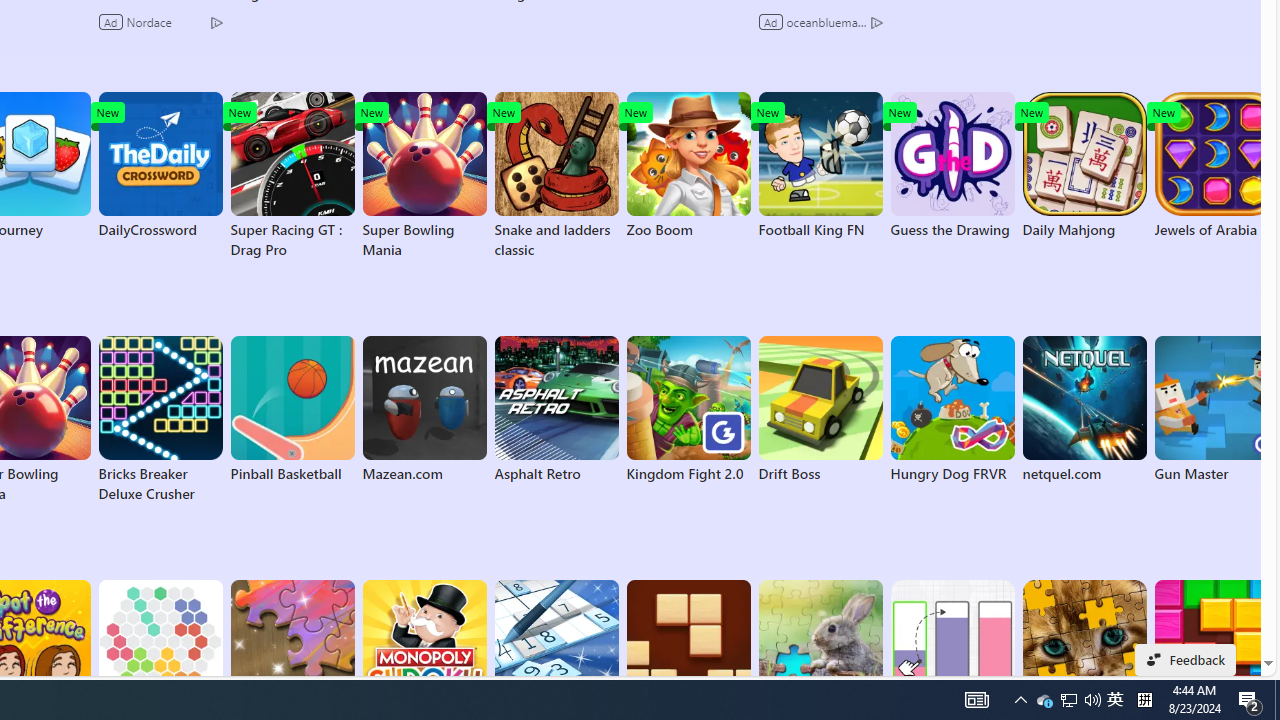  Describe the element at coordinates (423, 175) in the screenshot. I see `'Super Bowling Mania'` at that location.